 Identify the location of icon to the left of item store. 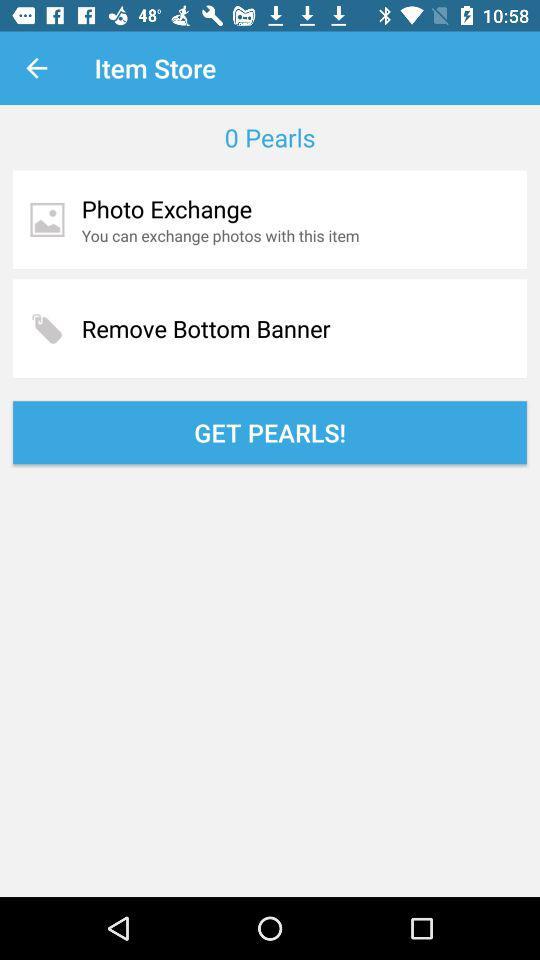
(36, 68).